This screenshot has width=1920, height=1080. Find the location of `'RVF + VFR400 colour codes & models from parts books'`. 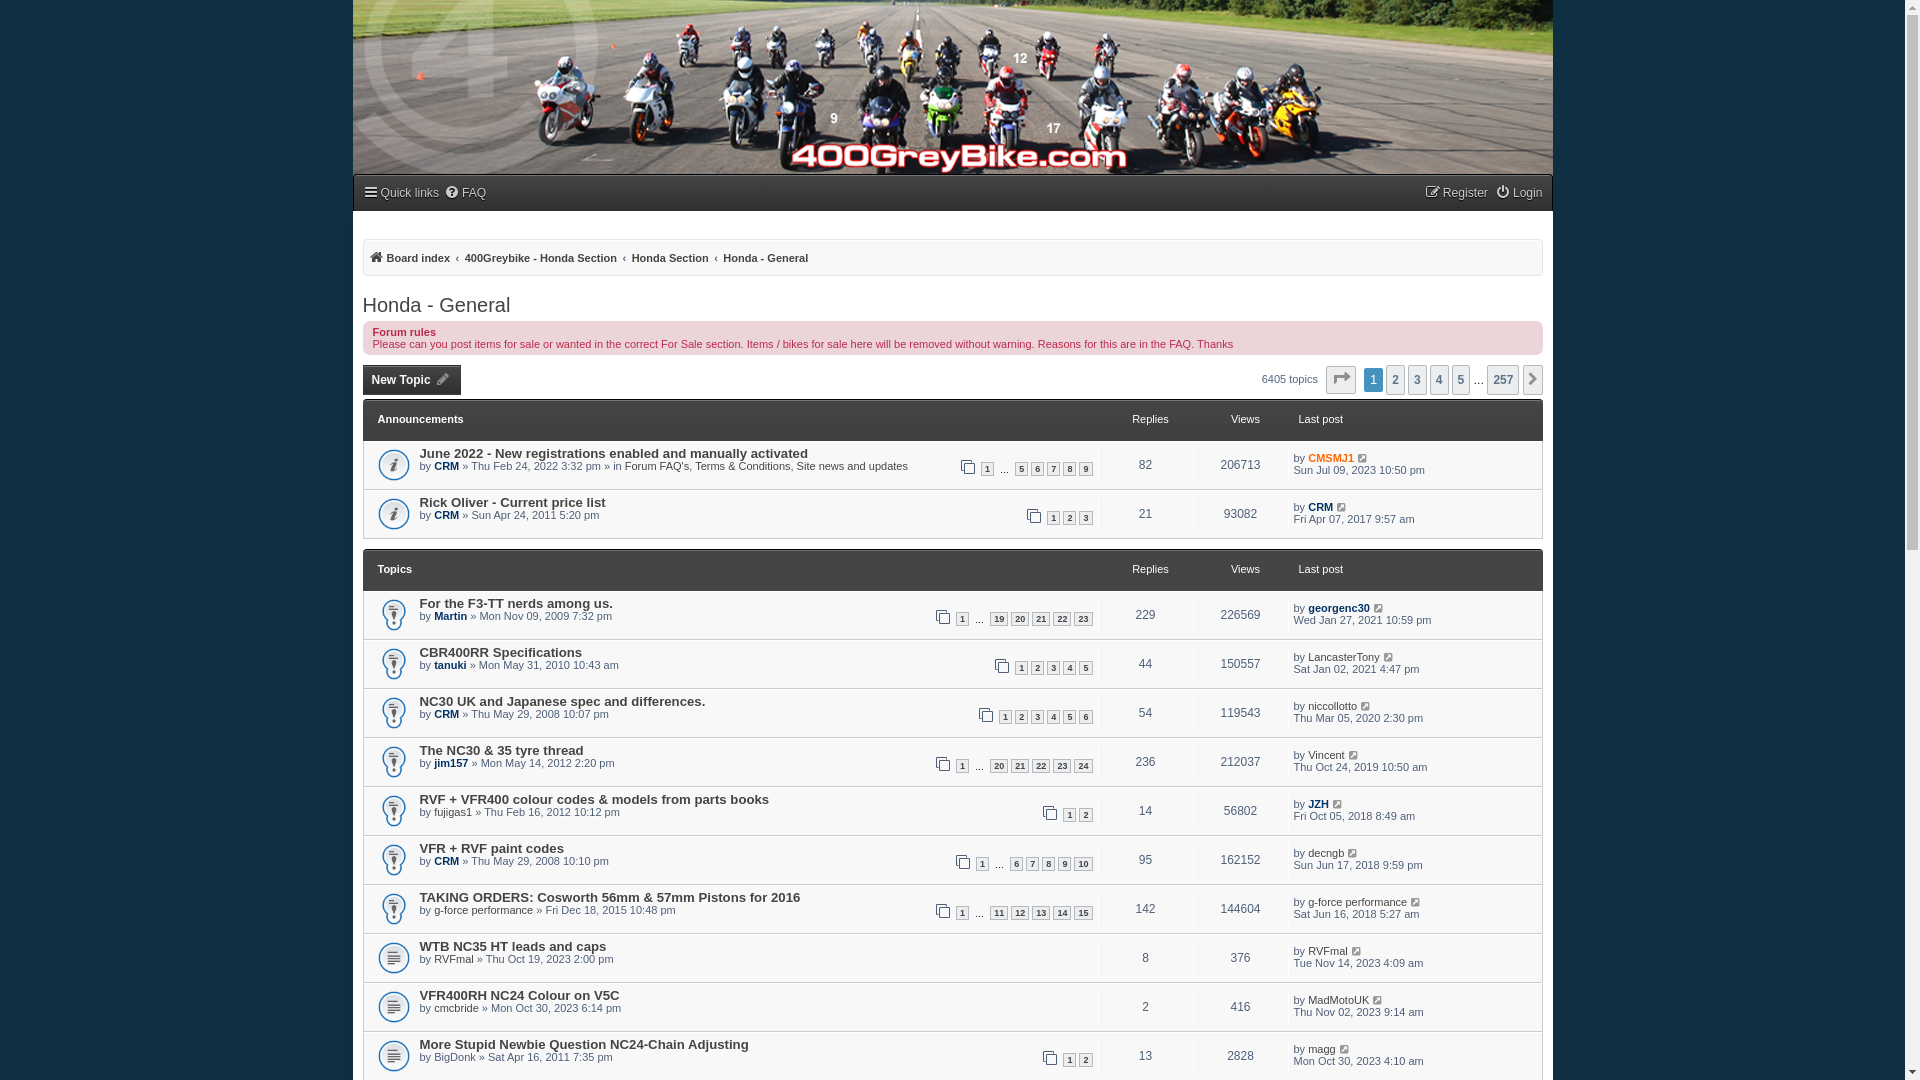

'RVF + VFR400 colour codes & models from parts books' is located at coordinates (594, 798).